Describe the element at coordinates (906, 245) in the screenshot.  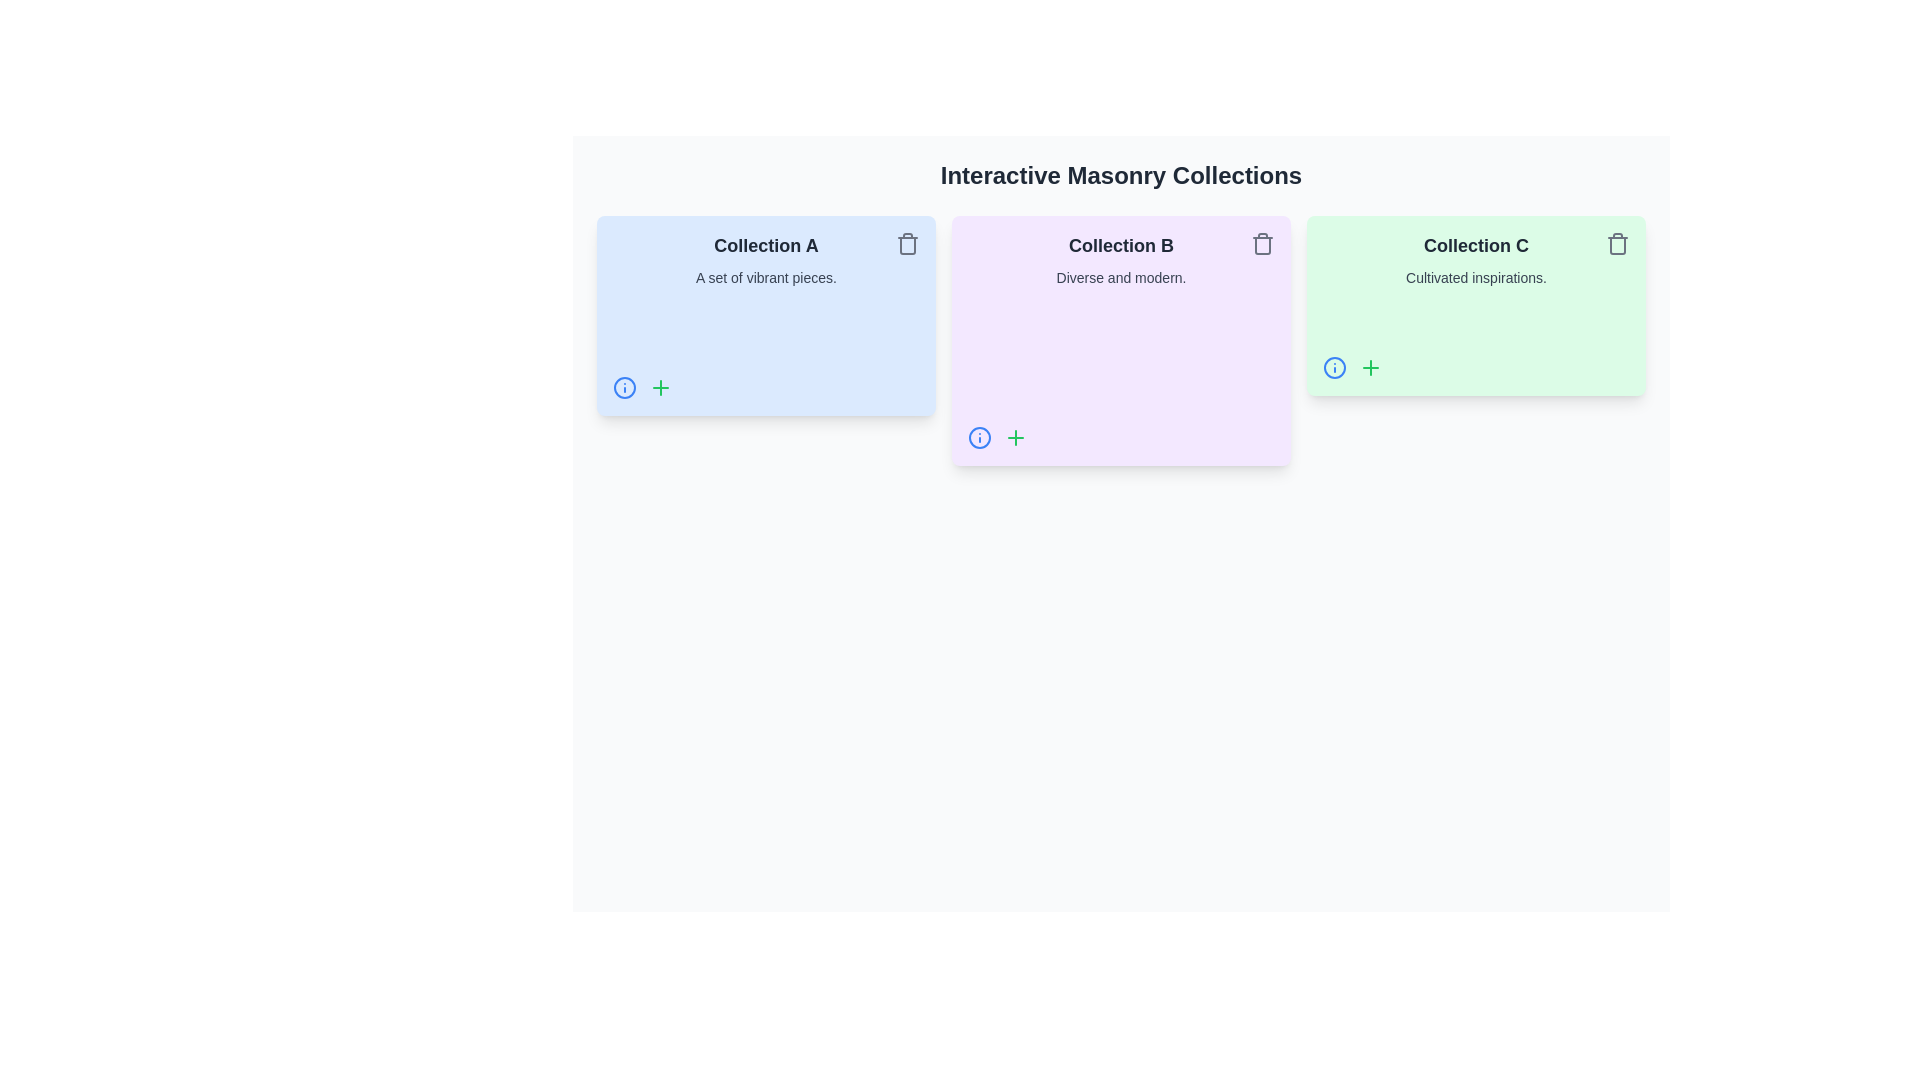
I see `the trash bin icon located in the upper-right corner of the 'Collection A' card` at that location.